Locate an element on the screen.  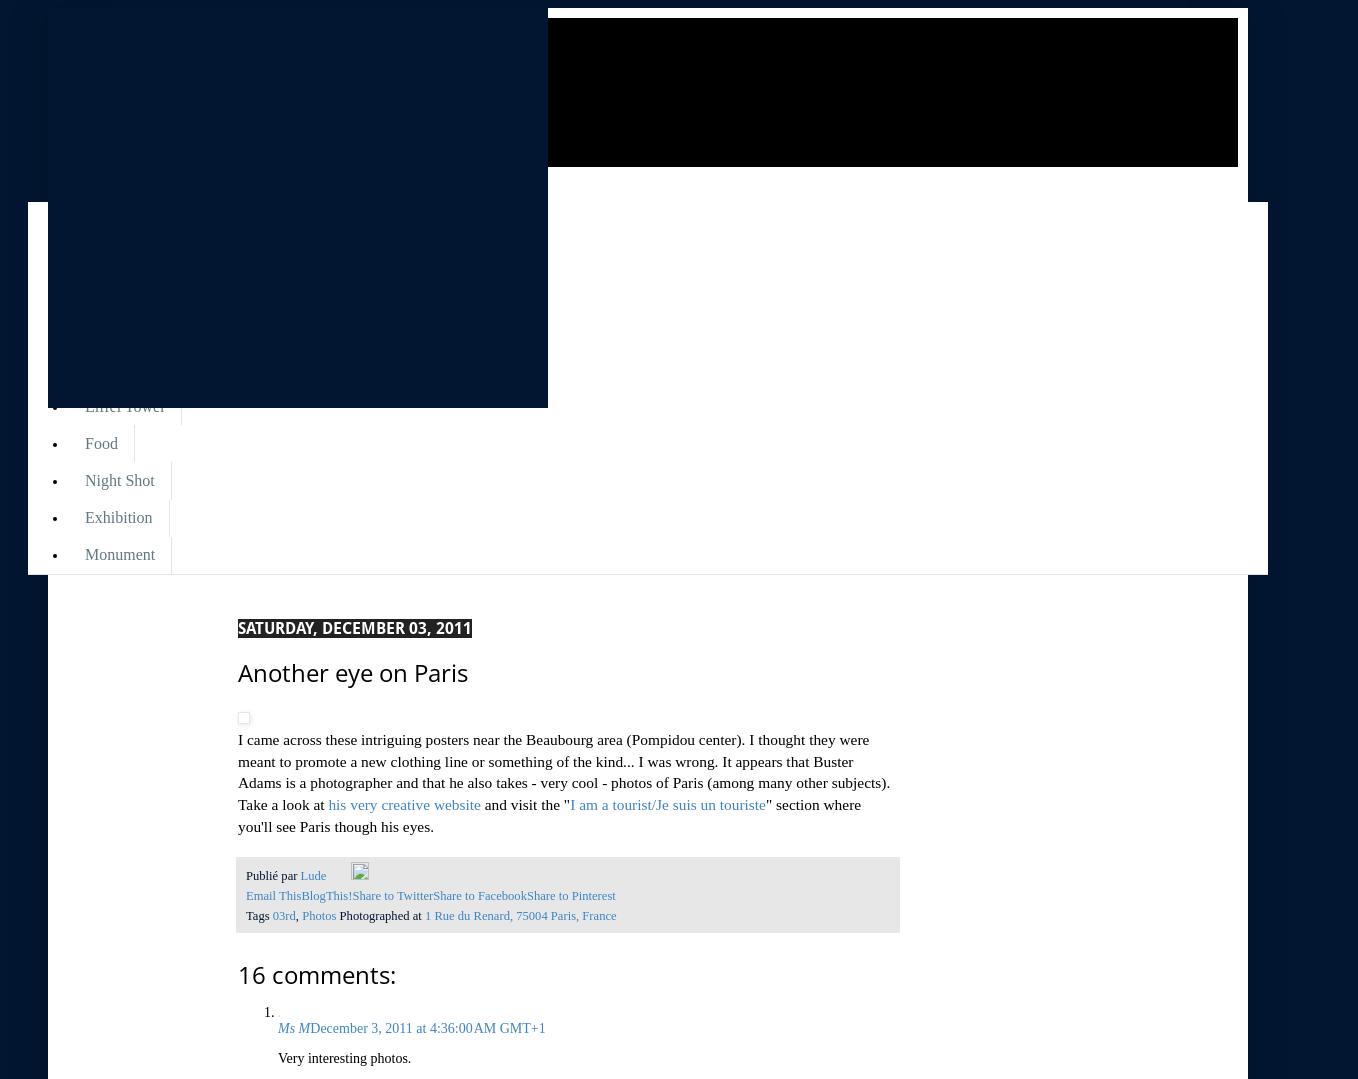
'03rd' is located at coordinates (272, 915).